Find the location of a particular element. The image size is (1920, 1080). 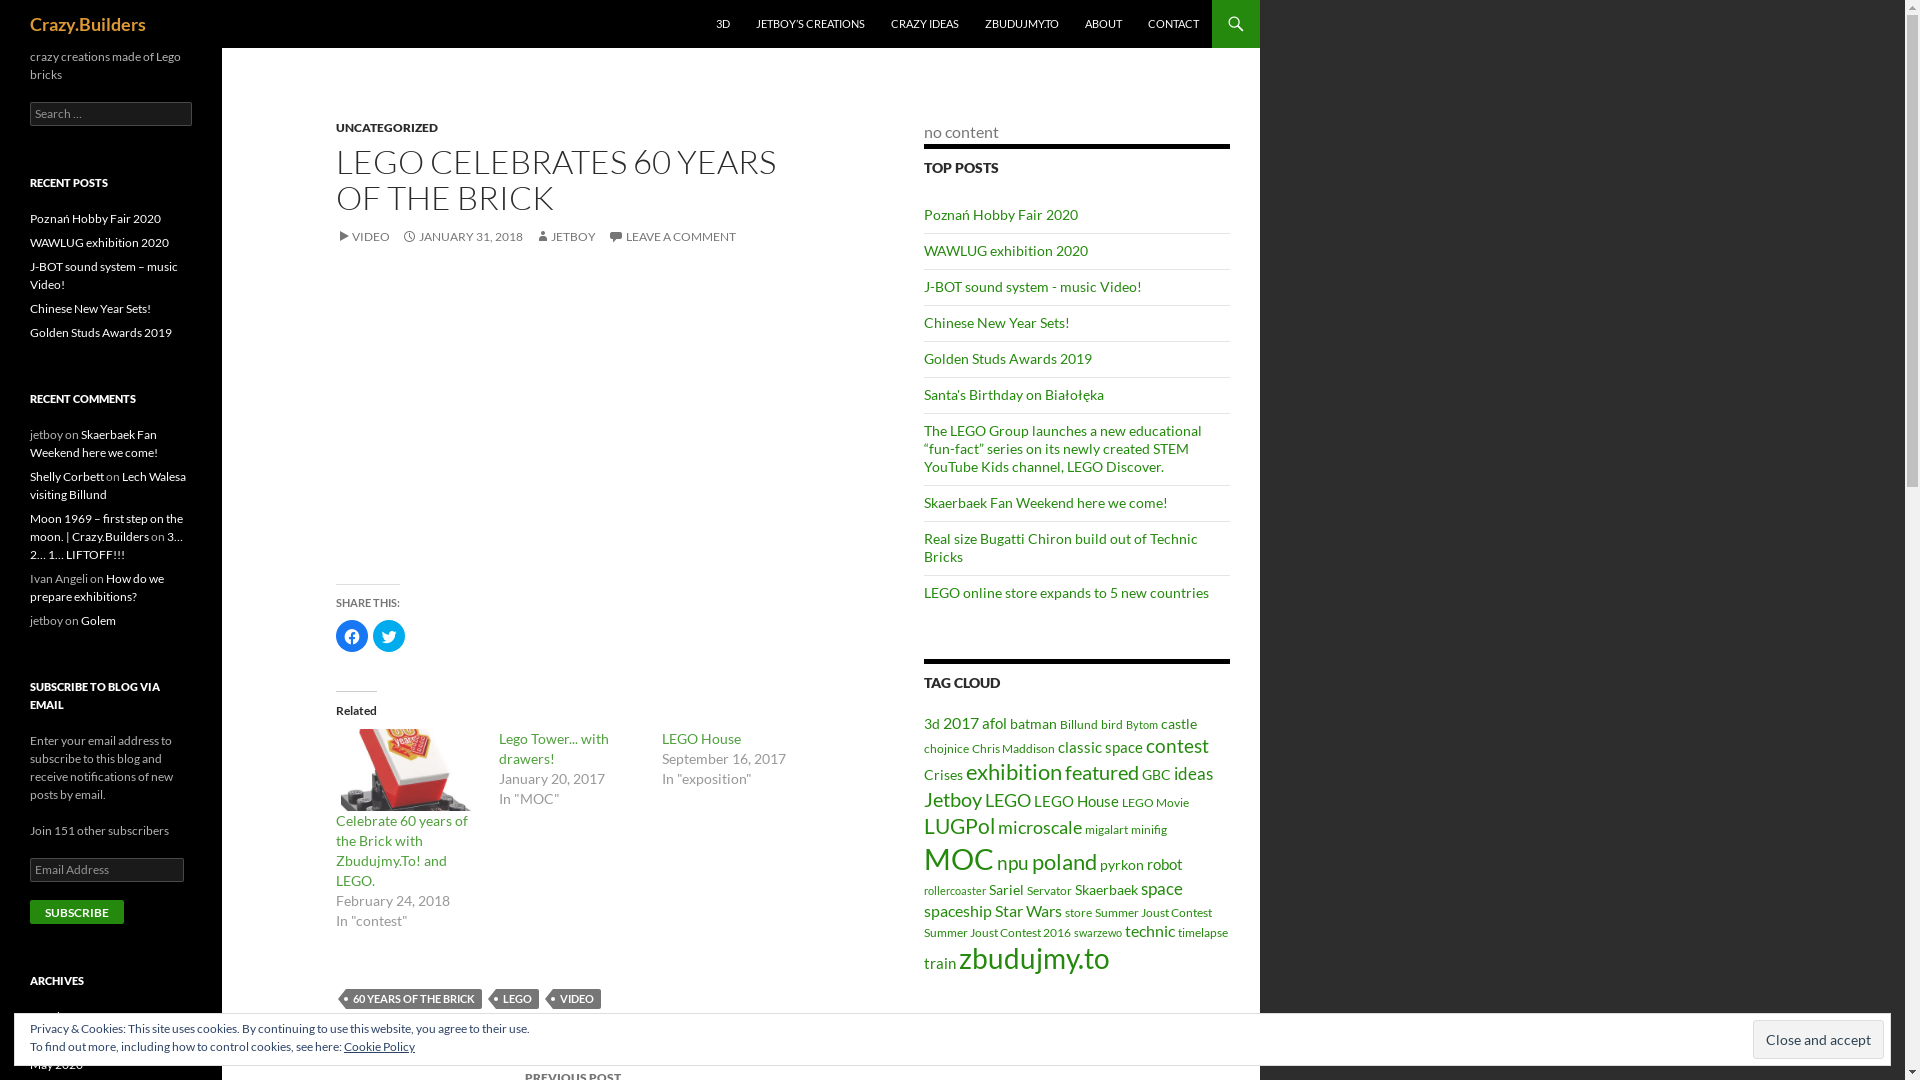

'LEGO online store expands to 5 new countries' is located at coordinates (1065, 591).